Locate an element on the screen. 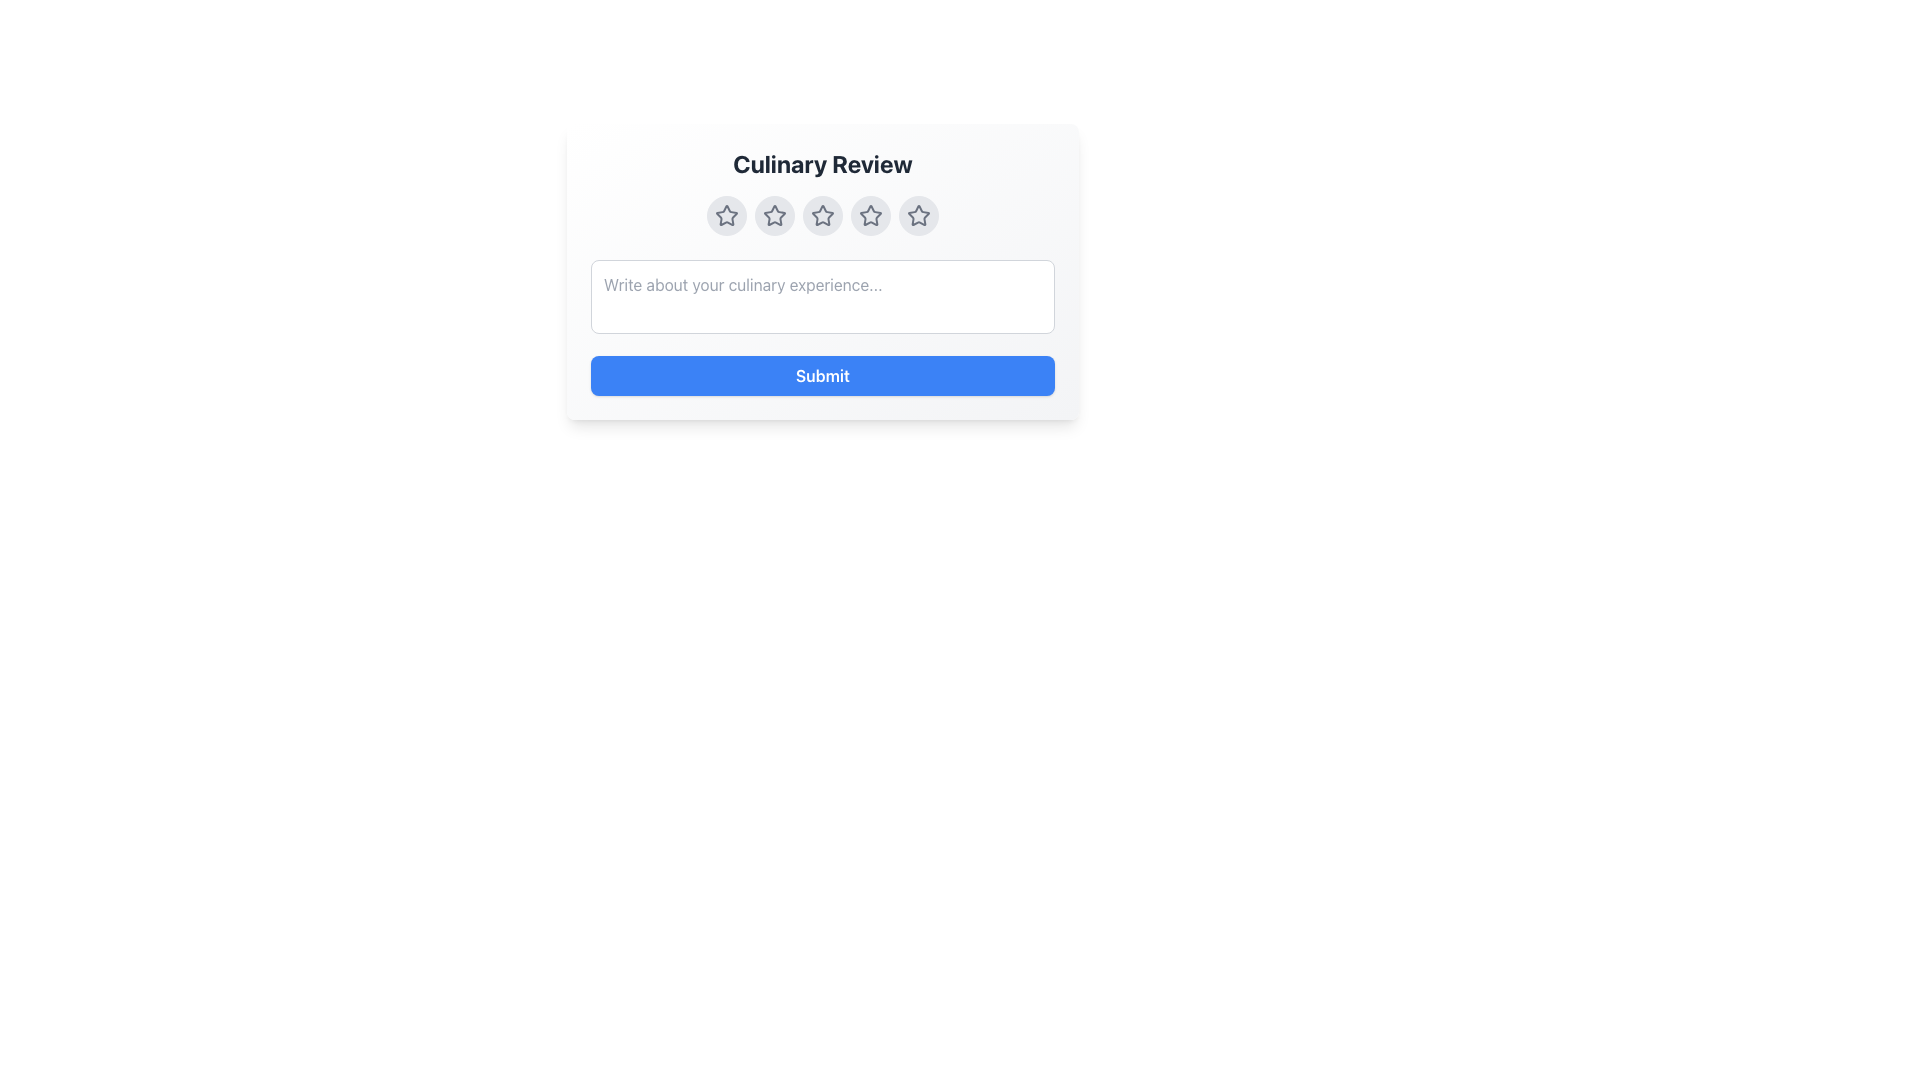 This screenshot has height=1080, width=1920. the circular button with a gray background and outlined star icon, which is the third rating button from the left under the heading 'Culinary Review' is located at coordinates (822, 216).